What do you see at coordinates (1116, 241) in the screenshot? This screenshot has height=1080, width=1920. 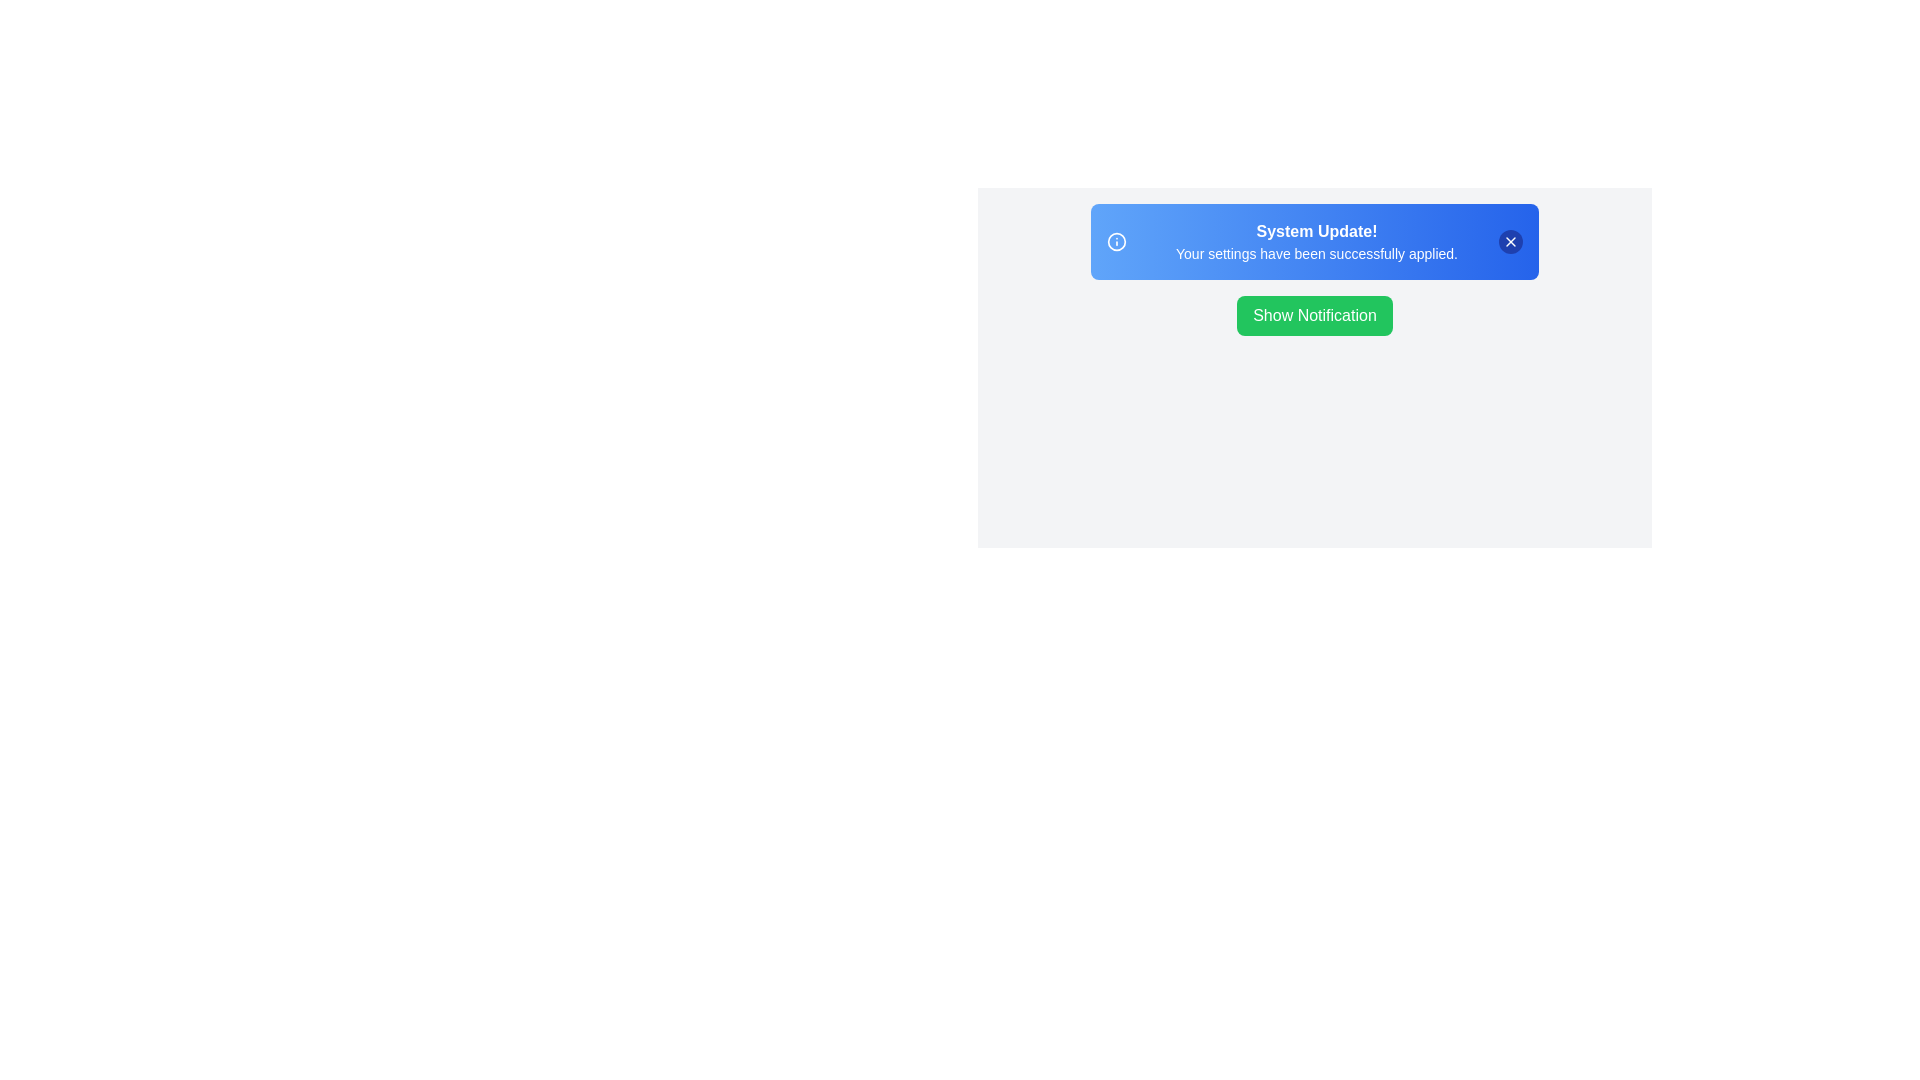 I see `the information icon in the snackbar` at bounding box center [1116, 241].